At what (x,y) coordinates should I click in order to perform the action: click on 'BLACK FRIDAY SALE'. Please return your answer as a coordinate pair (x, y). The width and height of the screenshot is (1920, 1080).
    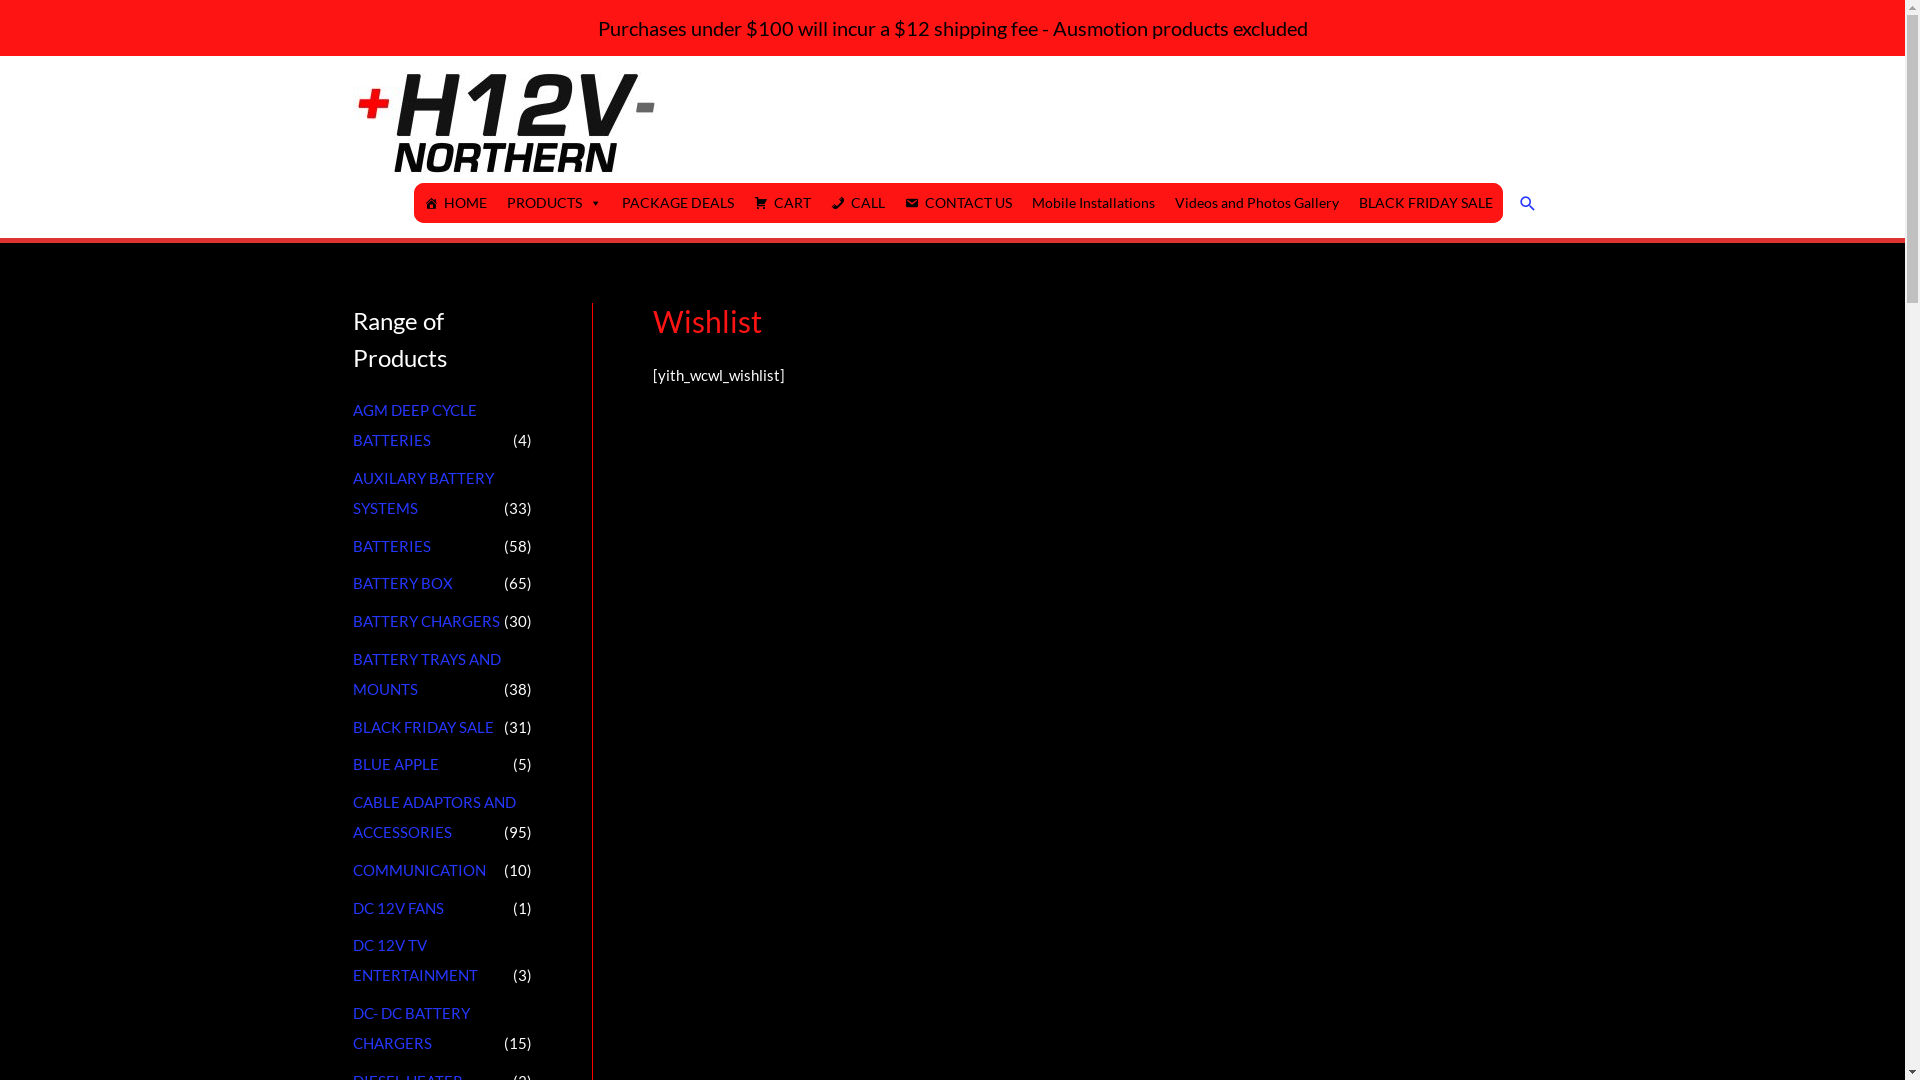
    Looking at the image, I should click on (421, 726).